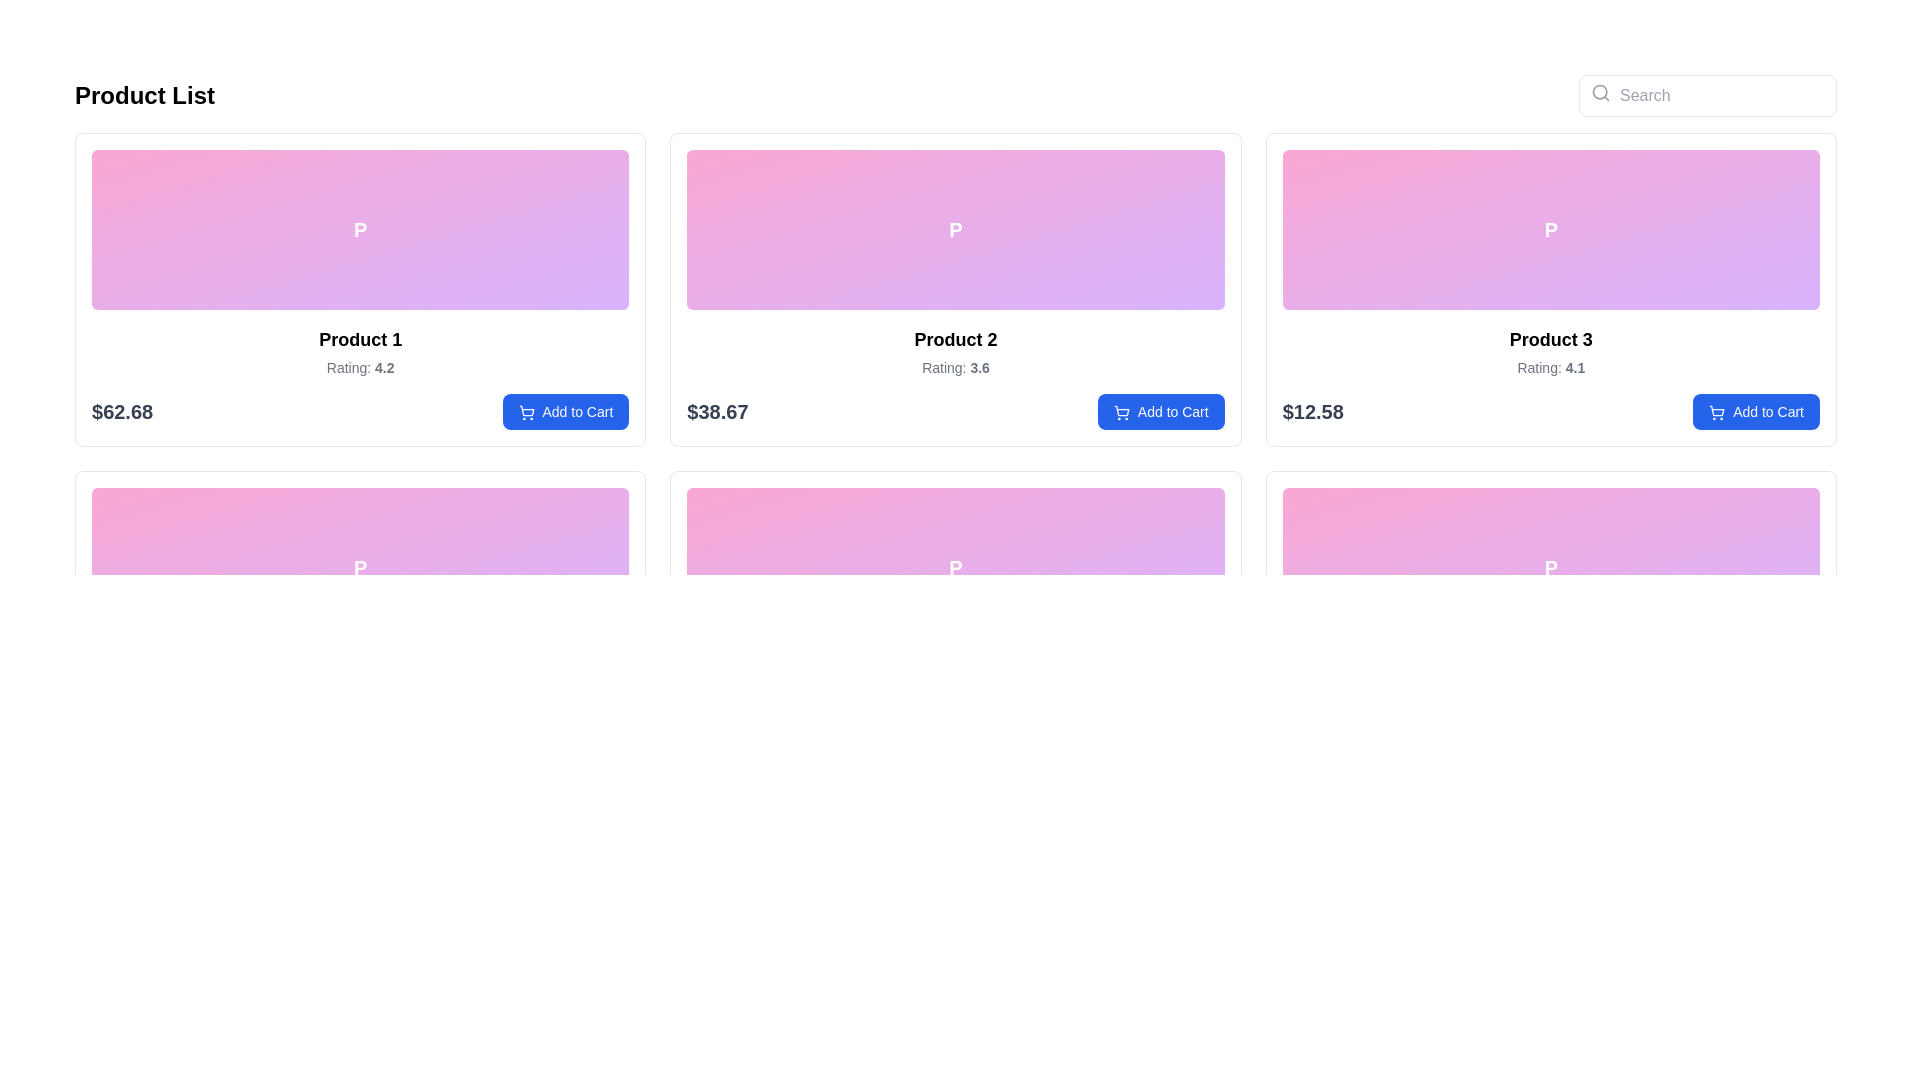 This screenshot has height=1080, width=1920. What do you see at coordinates (121, 411) in the screenshot?
I see `text content of the price label for 'Product 1', which is located below its title and aligned to the left within the product card` at bounding box center [121, 411].